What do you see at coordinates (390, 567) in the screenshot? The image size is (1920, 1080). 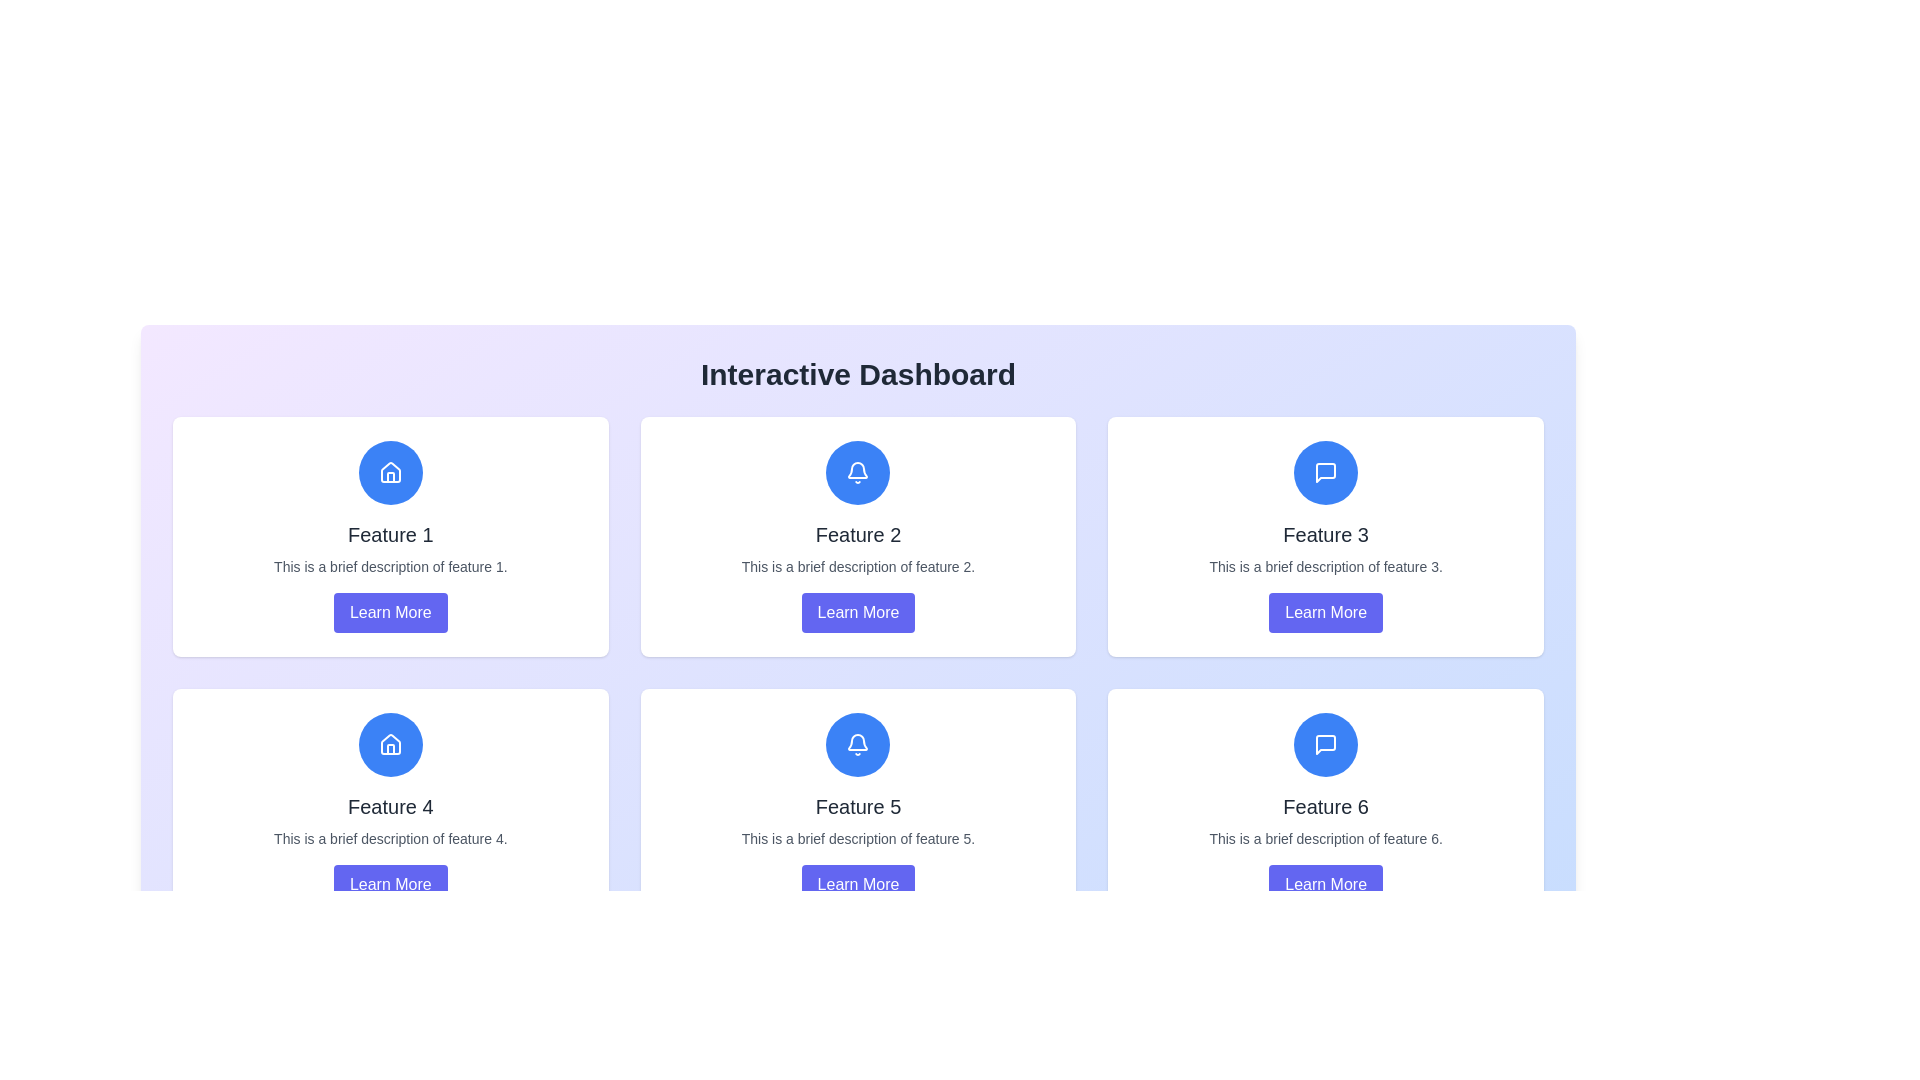 I see `the text component that states 'This is a brief description of feature 1.' styled with small, centered, gray font, located within the lower half of the feature card labeled 'Feature 1'` at bounding box center [390, 567].